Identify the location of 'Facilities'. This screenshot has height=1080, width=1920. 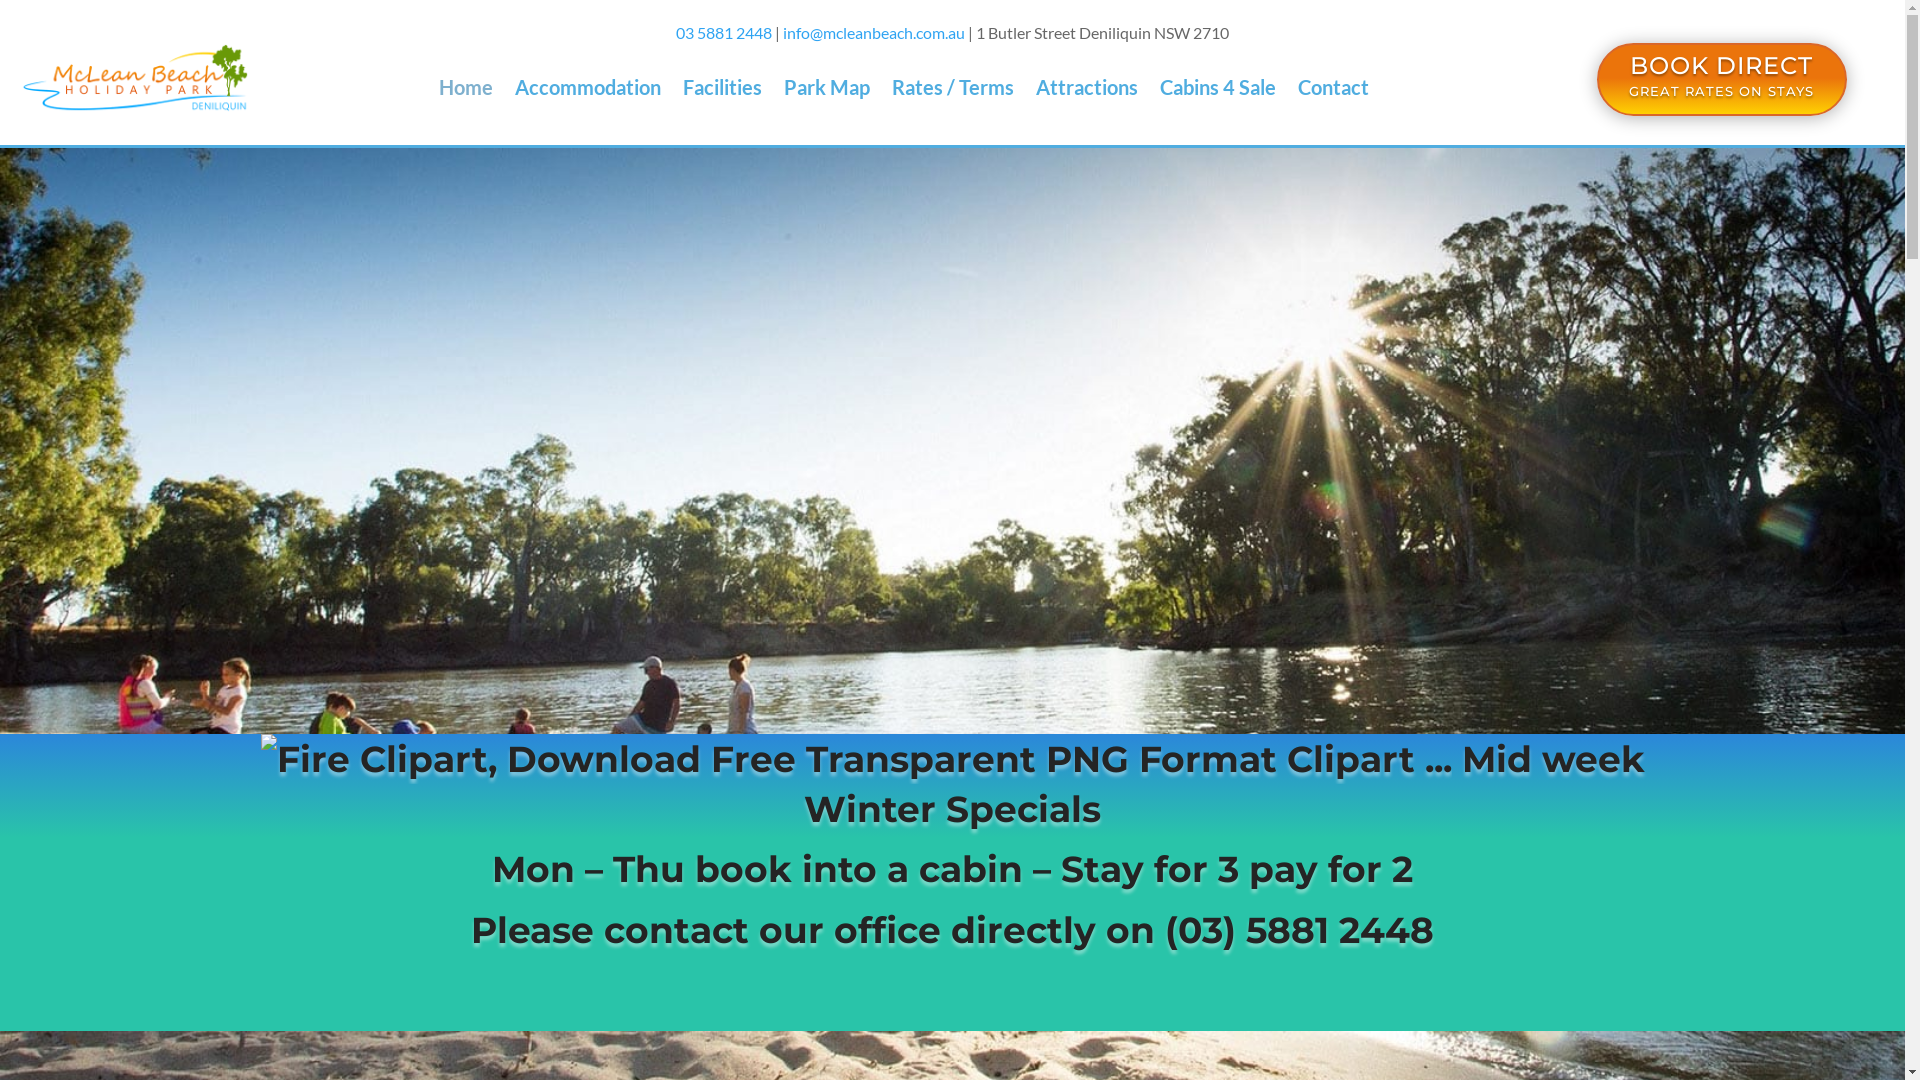
(682, 91).